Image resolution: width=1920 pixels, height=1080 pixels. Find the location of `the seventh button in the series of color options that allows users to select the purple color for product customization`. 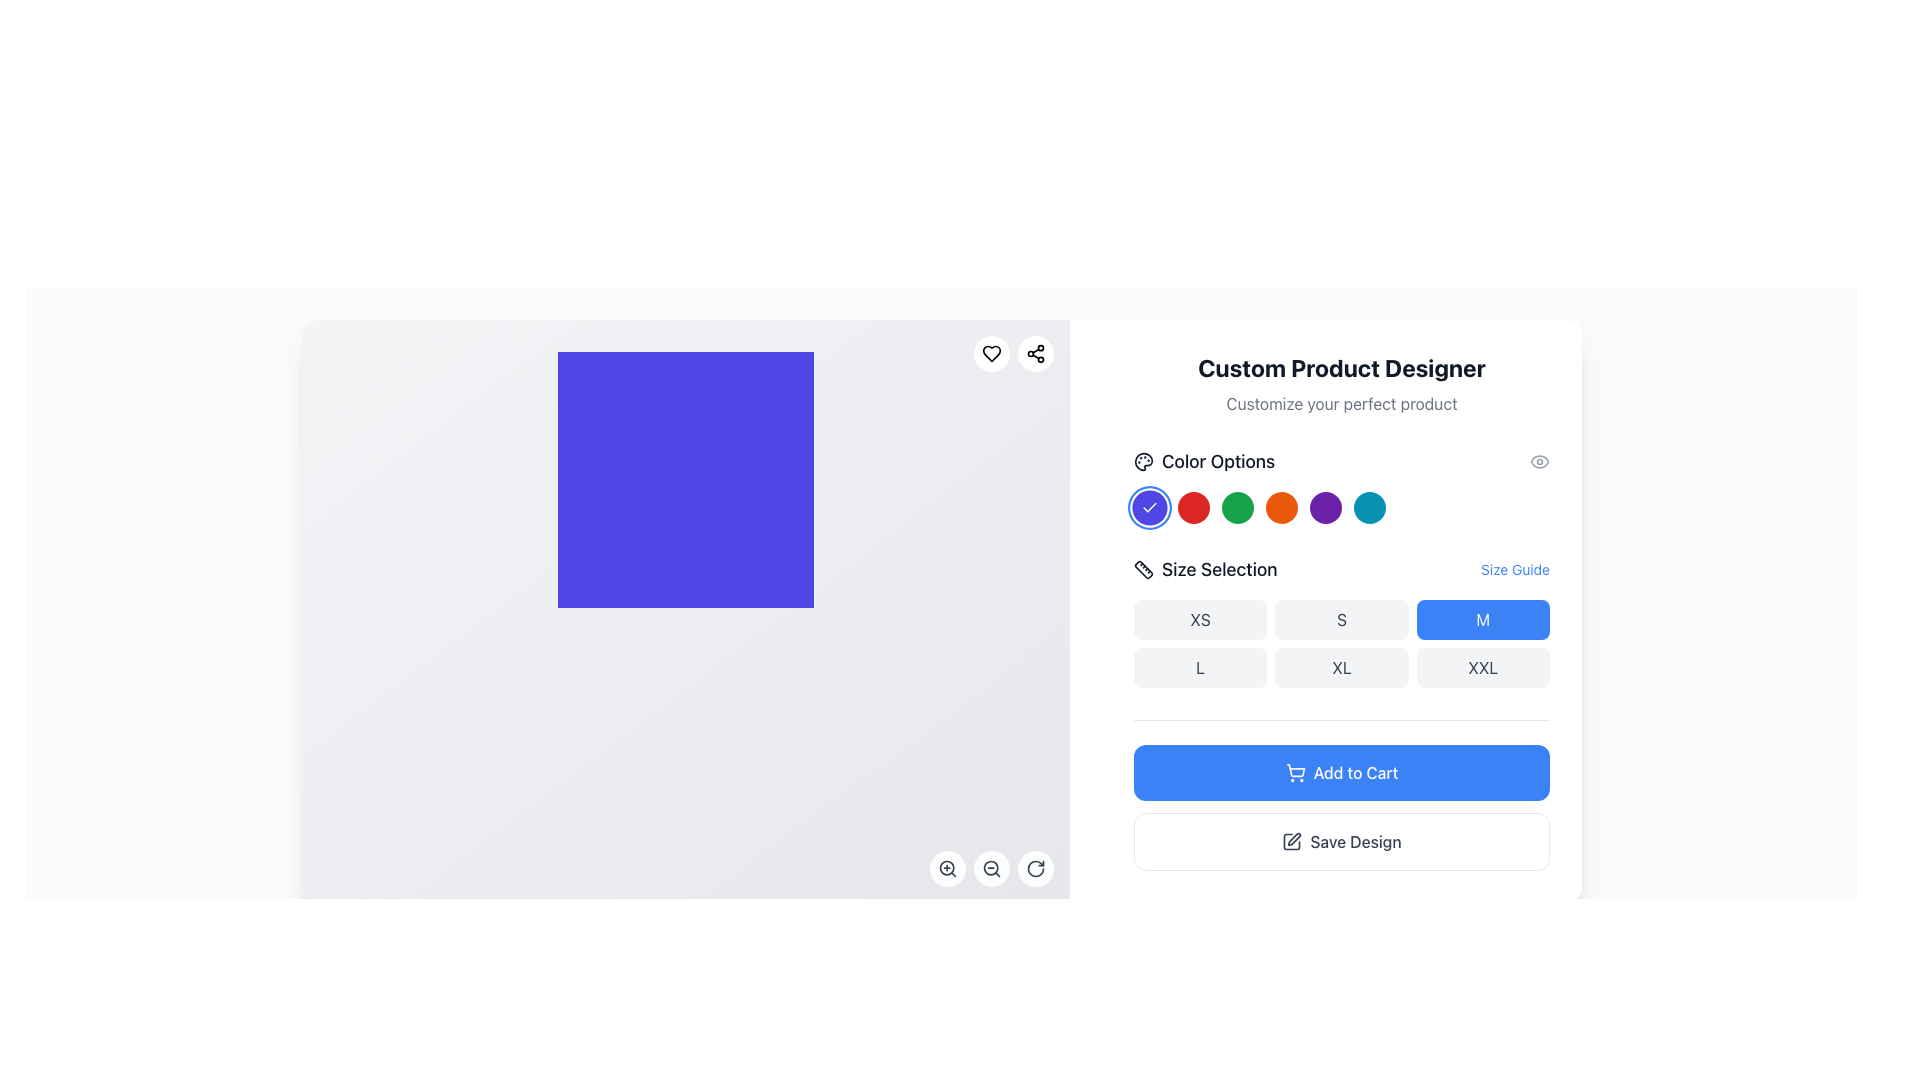

the seventh button in the series of color options that allows users to select the purple color for product customization is located at coordinates (1325, 507).